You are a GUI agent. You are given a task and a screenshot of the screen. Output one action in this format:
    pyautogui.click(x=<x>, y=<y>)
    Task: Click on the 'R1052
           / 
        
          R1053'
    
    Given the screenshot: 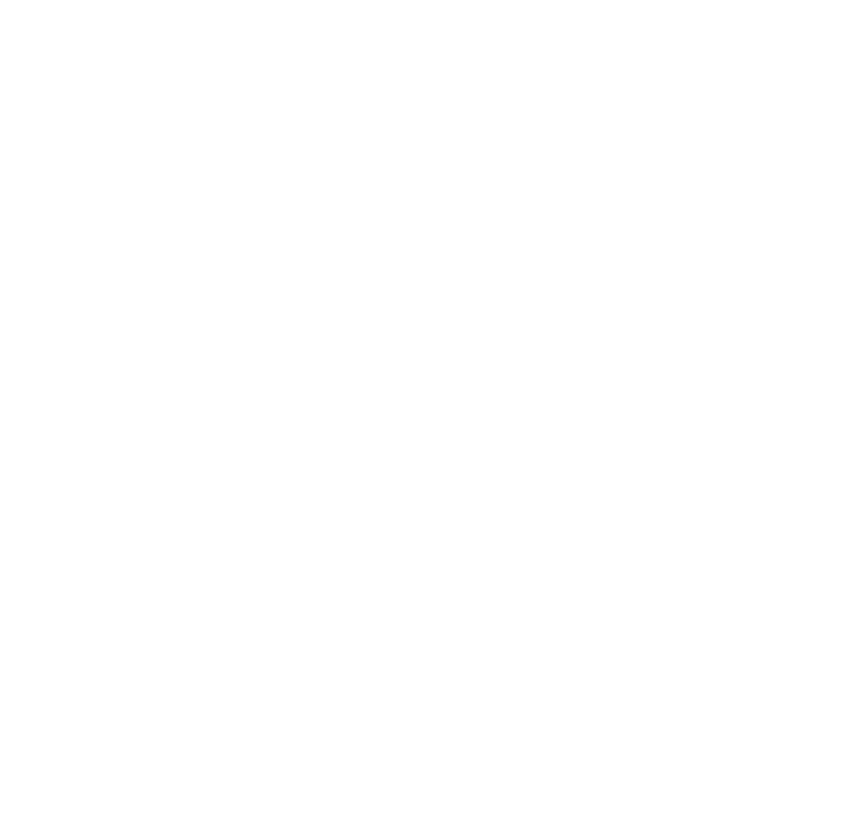 What is the action you would take?
    pyautogui.click(x=149, y=240)
    